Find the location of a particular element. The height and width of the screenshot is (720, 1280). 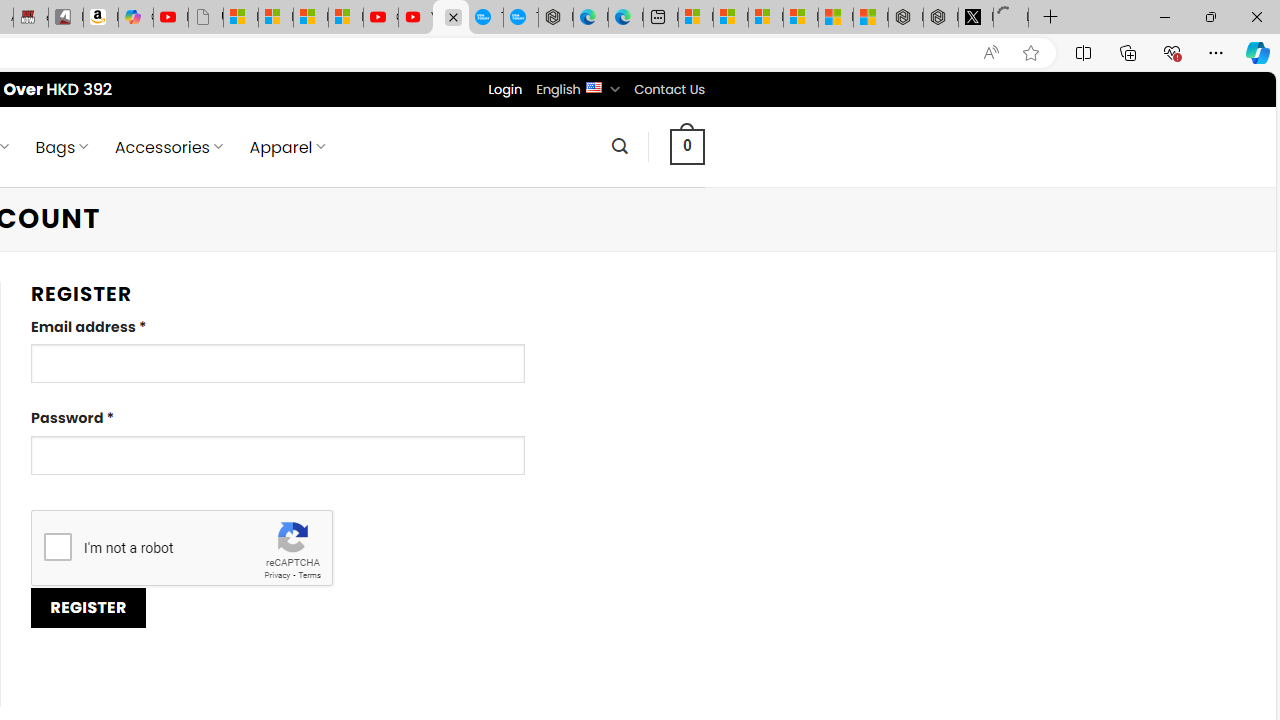

'Copilot' is located at coordinates (135, 17).